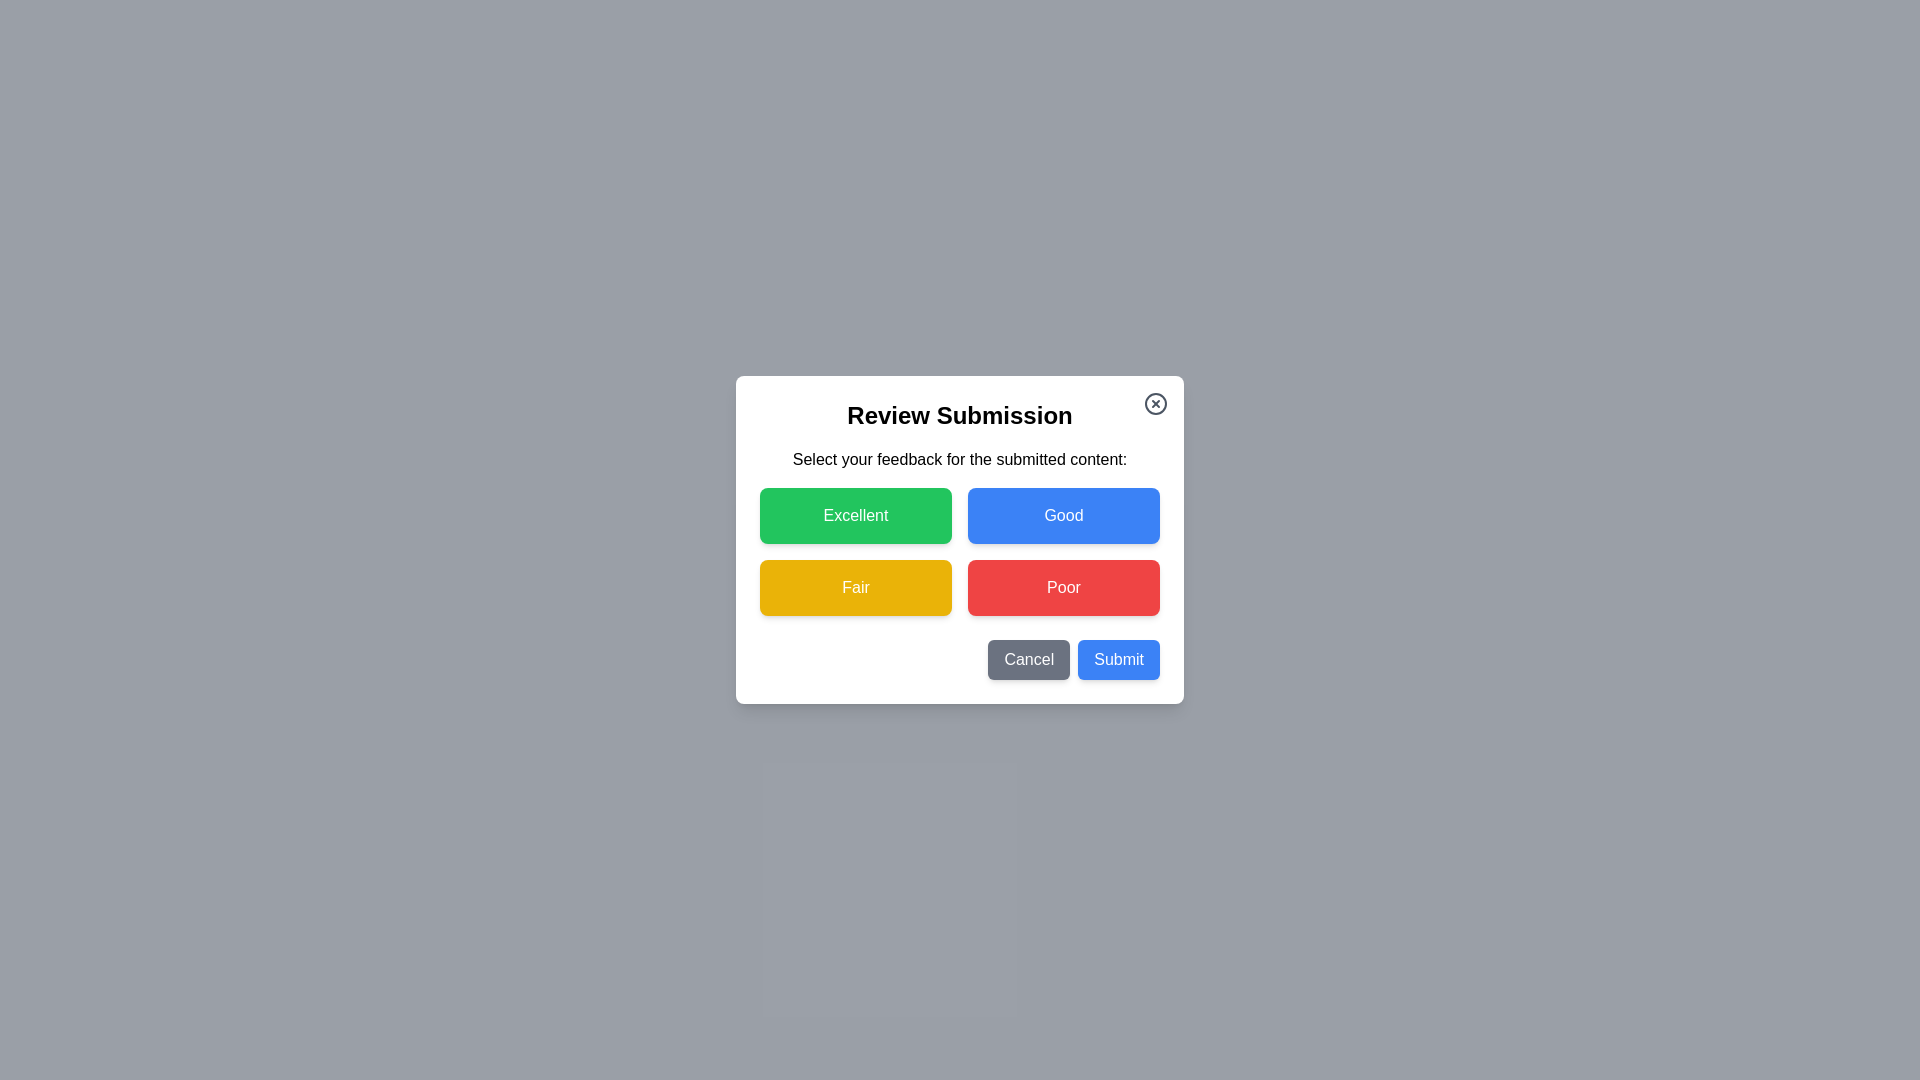  Describe the element at coordinates (855, 586) in the screenshot. I see `the button labeled Fair to select the corresponding feedback` at that location.